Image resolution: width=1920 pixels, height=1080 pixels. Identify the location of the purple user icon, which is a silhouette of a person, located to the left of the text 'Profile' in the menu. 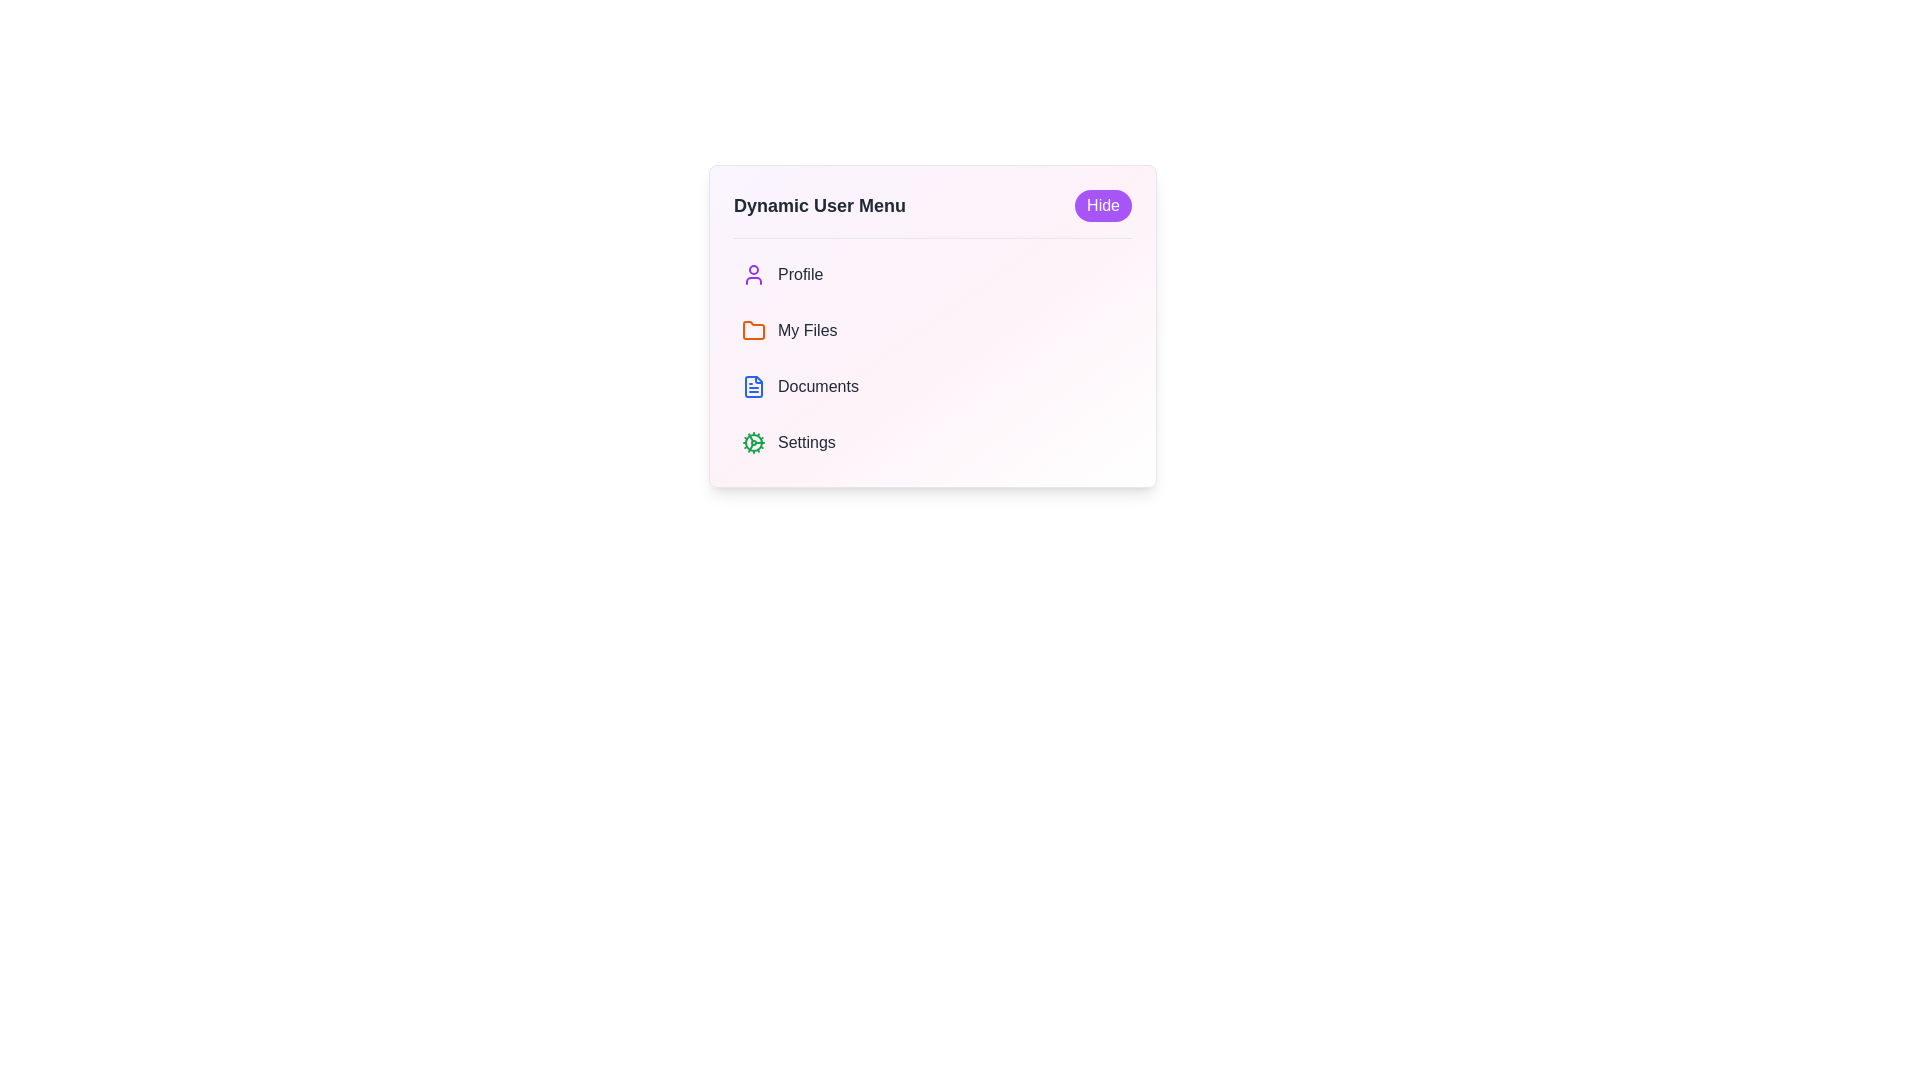
(752, 274).